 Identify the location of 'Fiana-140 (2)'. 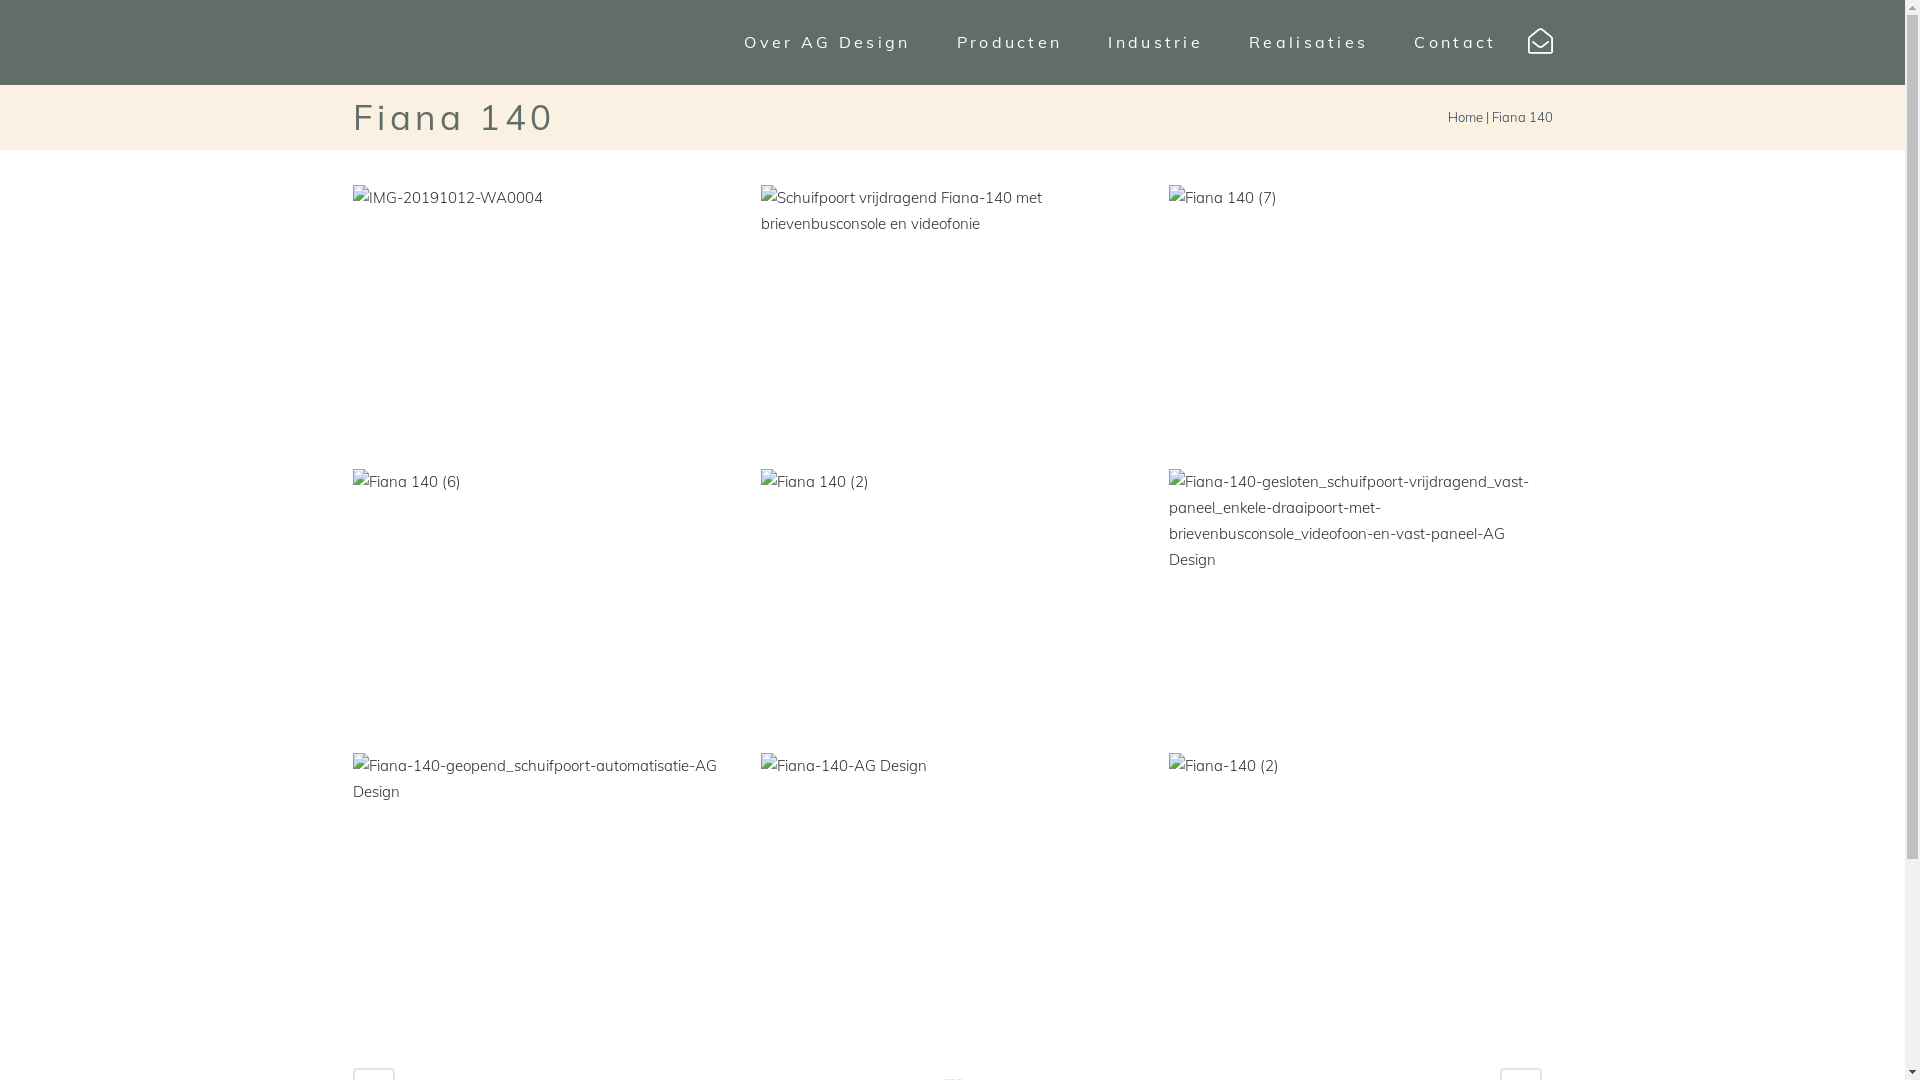
(1360, 867).